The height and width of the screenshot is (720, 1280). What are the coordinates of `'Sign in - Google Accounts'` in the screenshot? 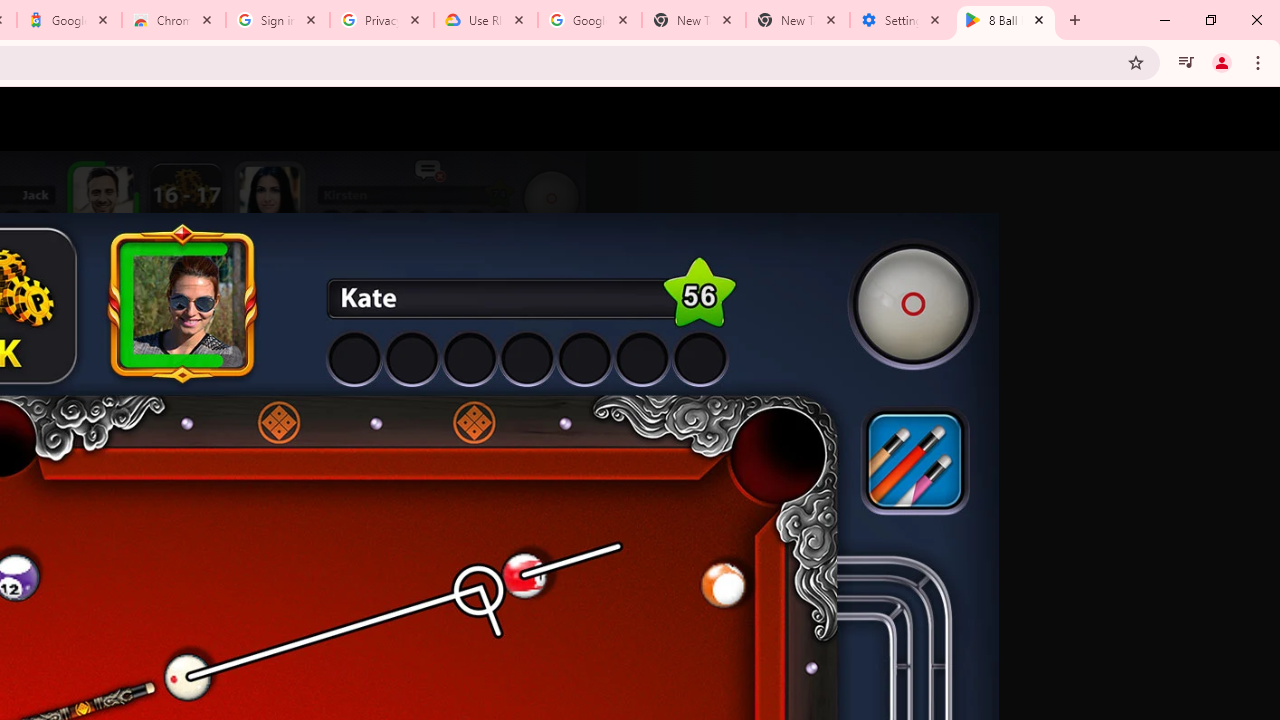 It's located at (277, 20).